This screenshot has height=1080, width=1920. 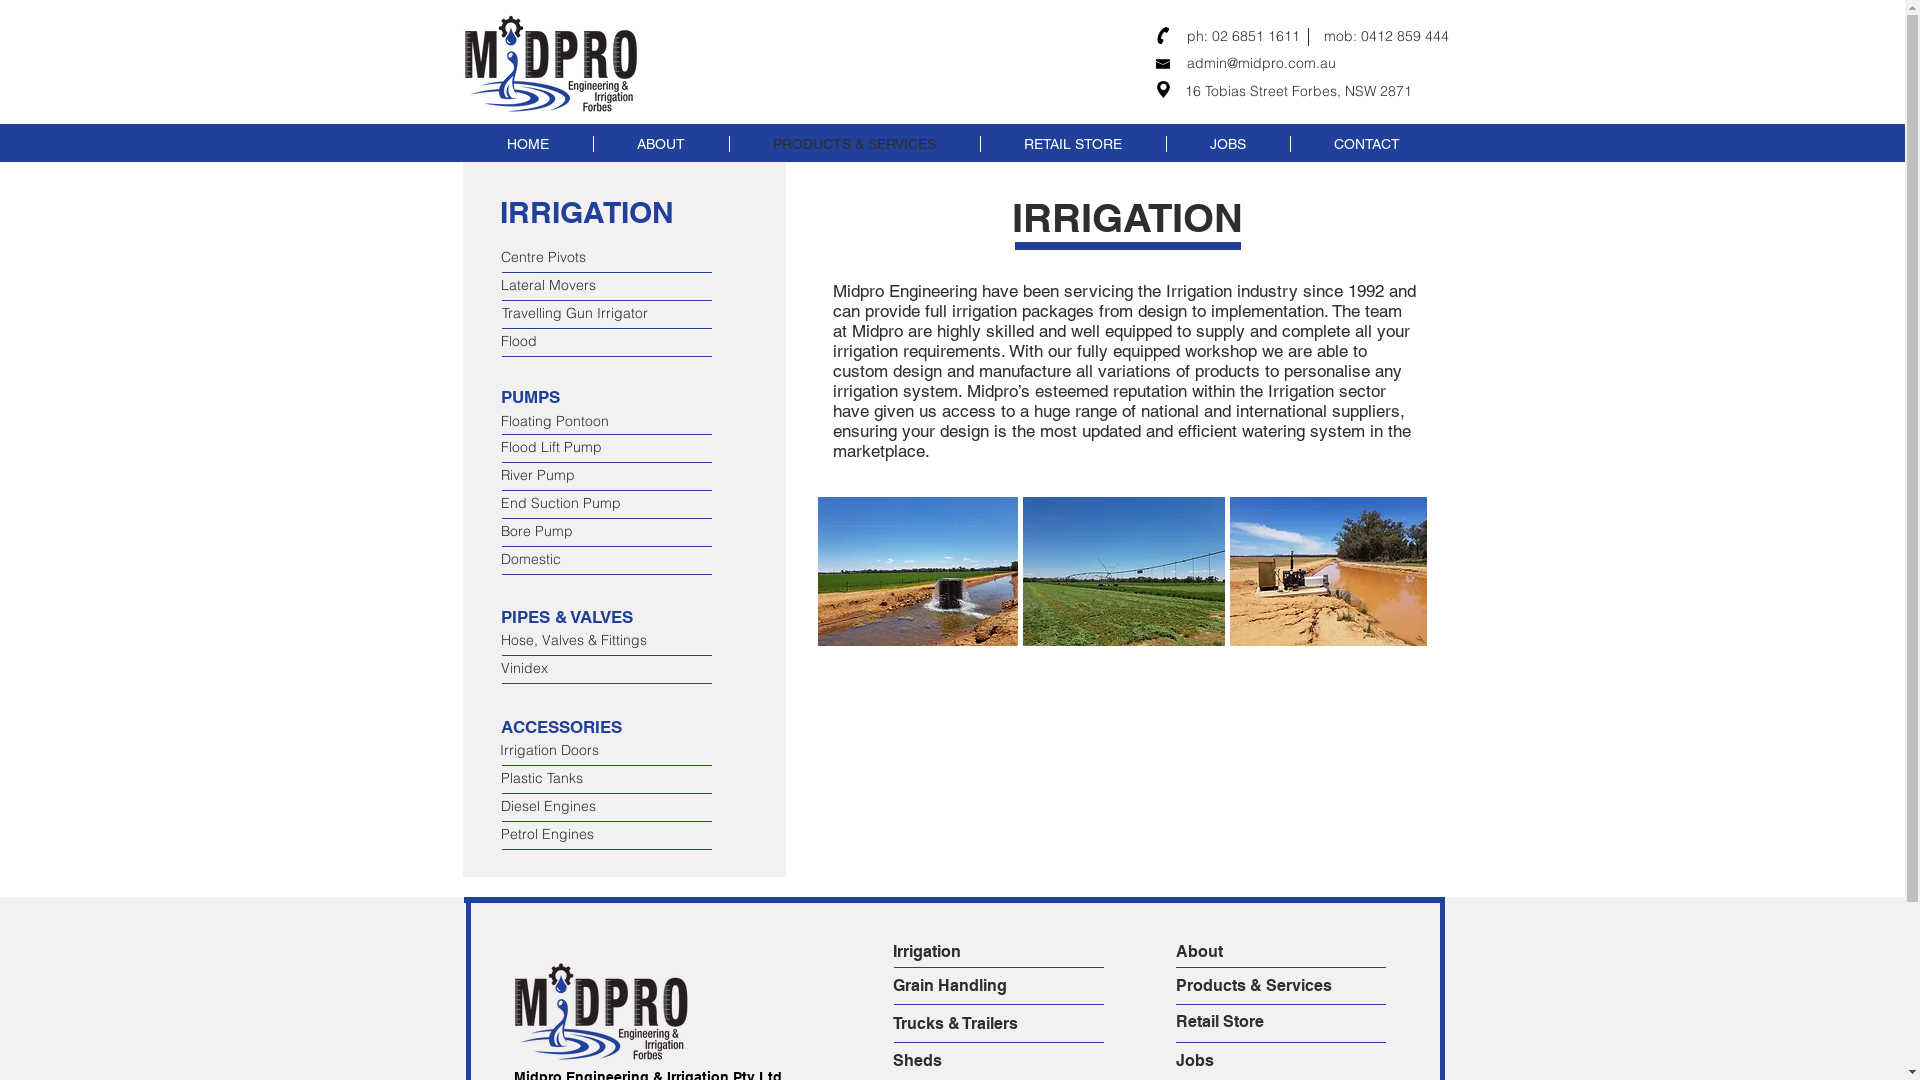 I want to click on 'Retail Store', so click(x=1176, y=1022).